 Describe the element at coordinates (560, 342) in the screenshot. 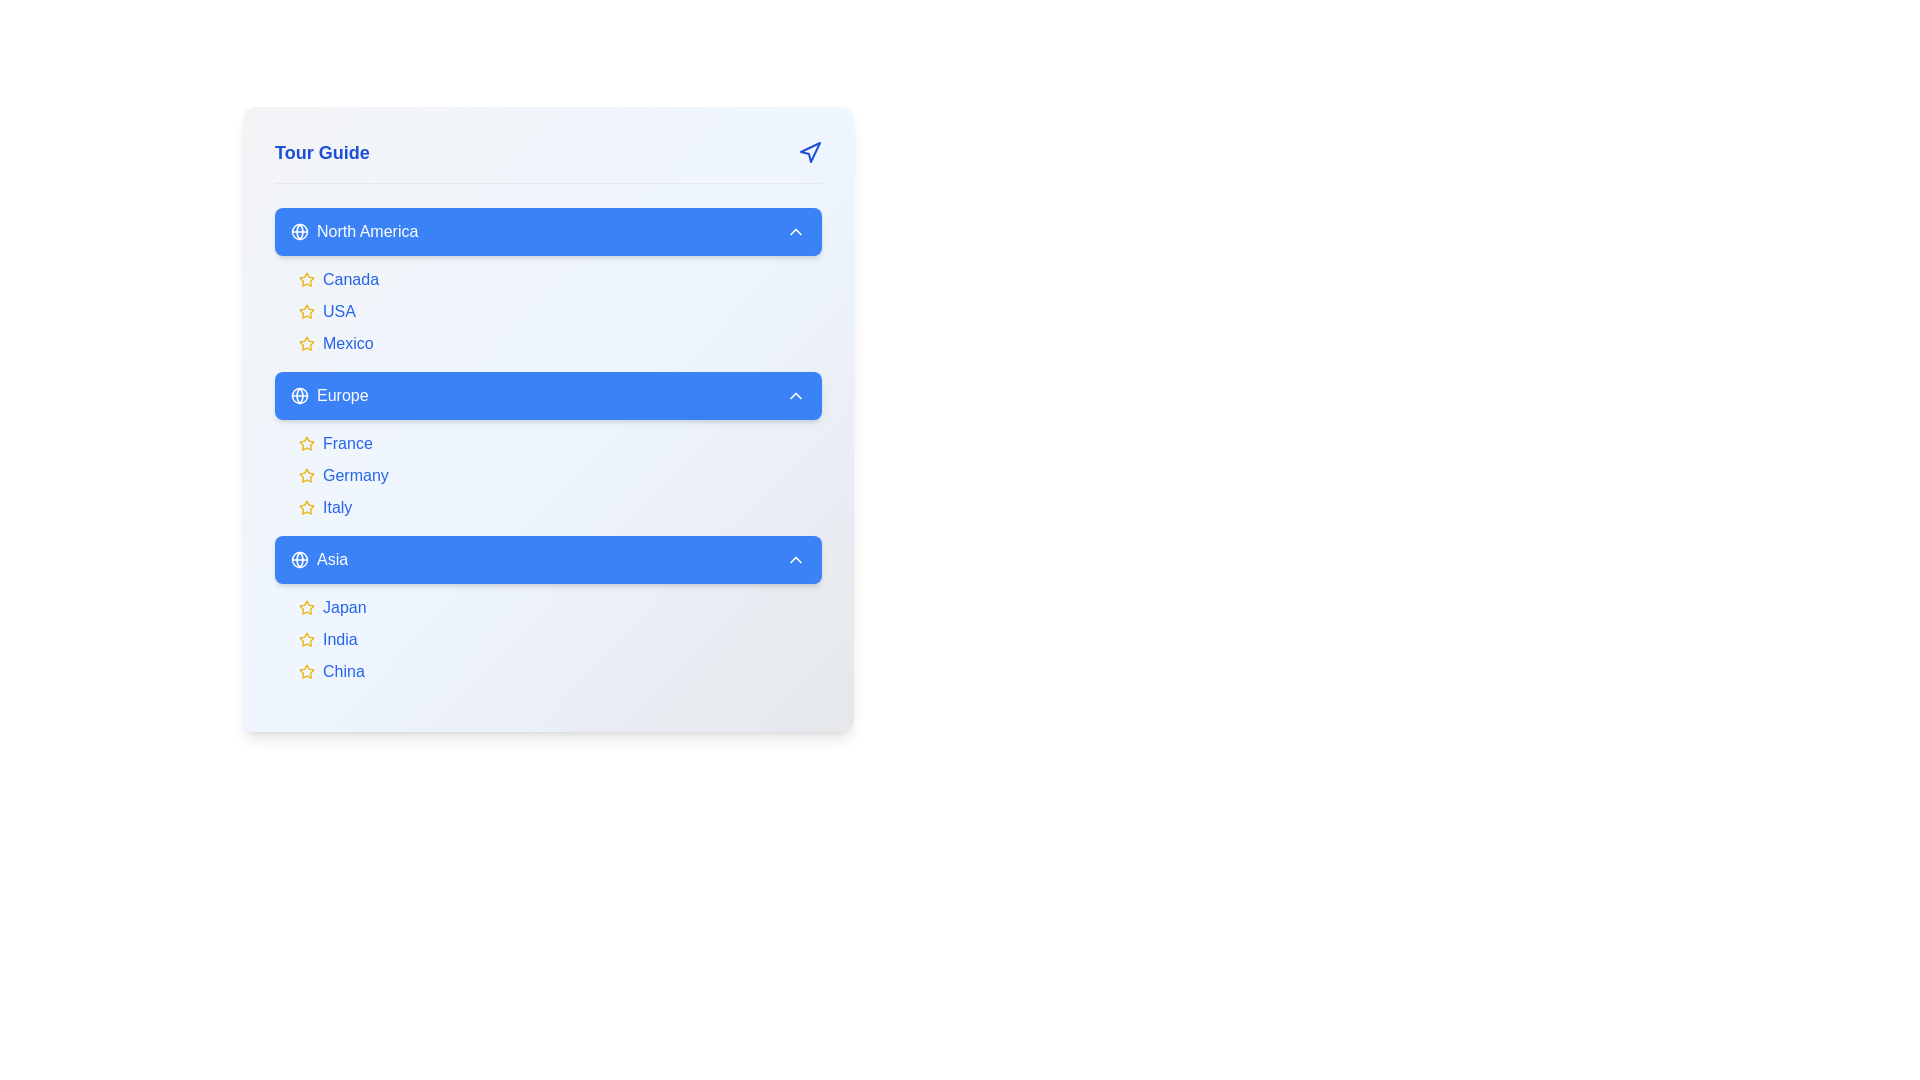

I see `the third link in the 'North America' section of the tour guide menu` at that location.